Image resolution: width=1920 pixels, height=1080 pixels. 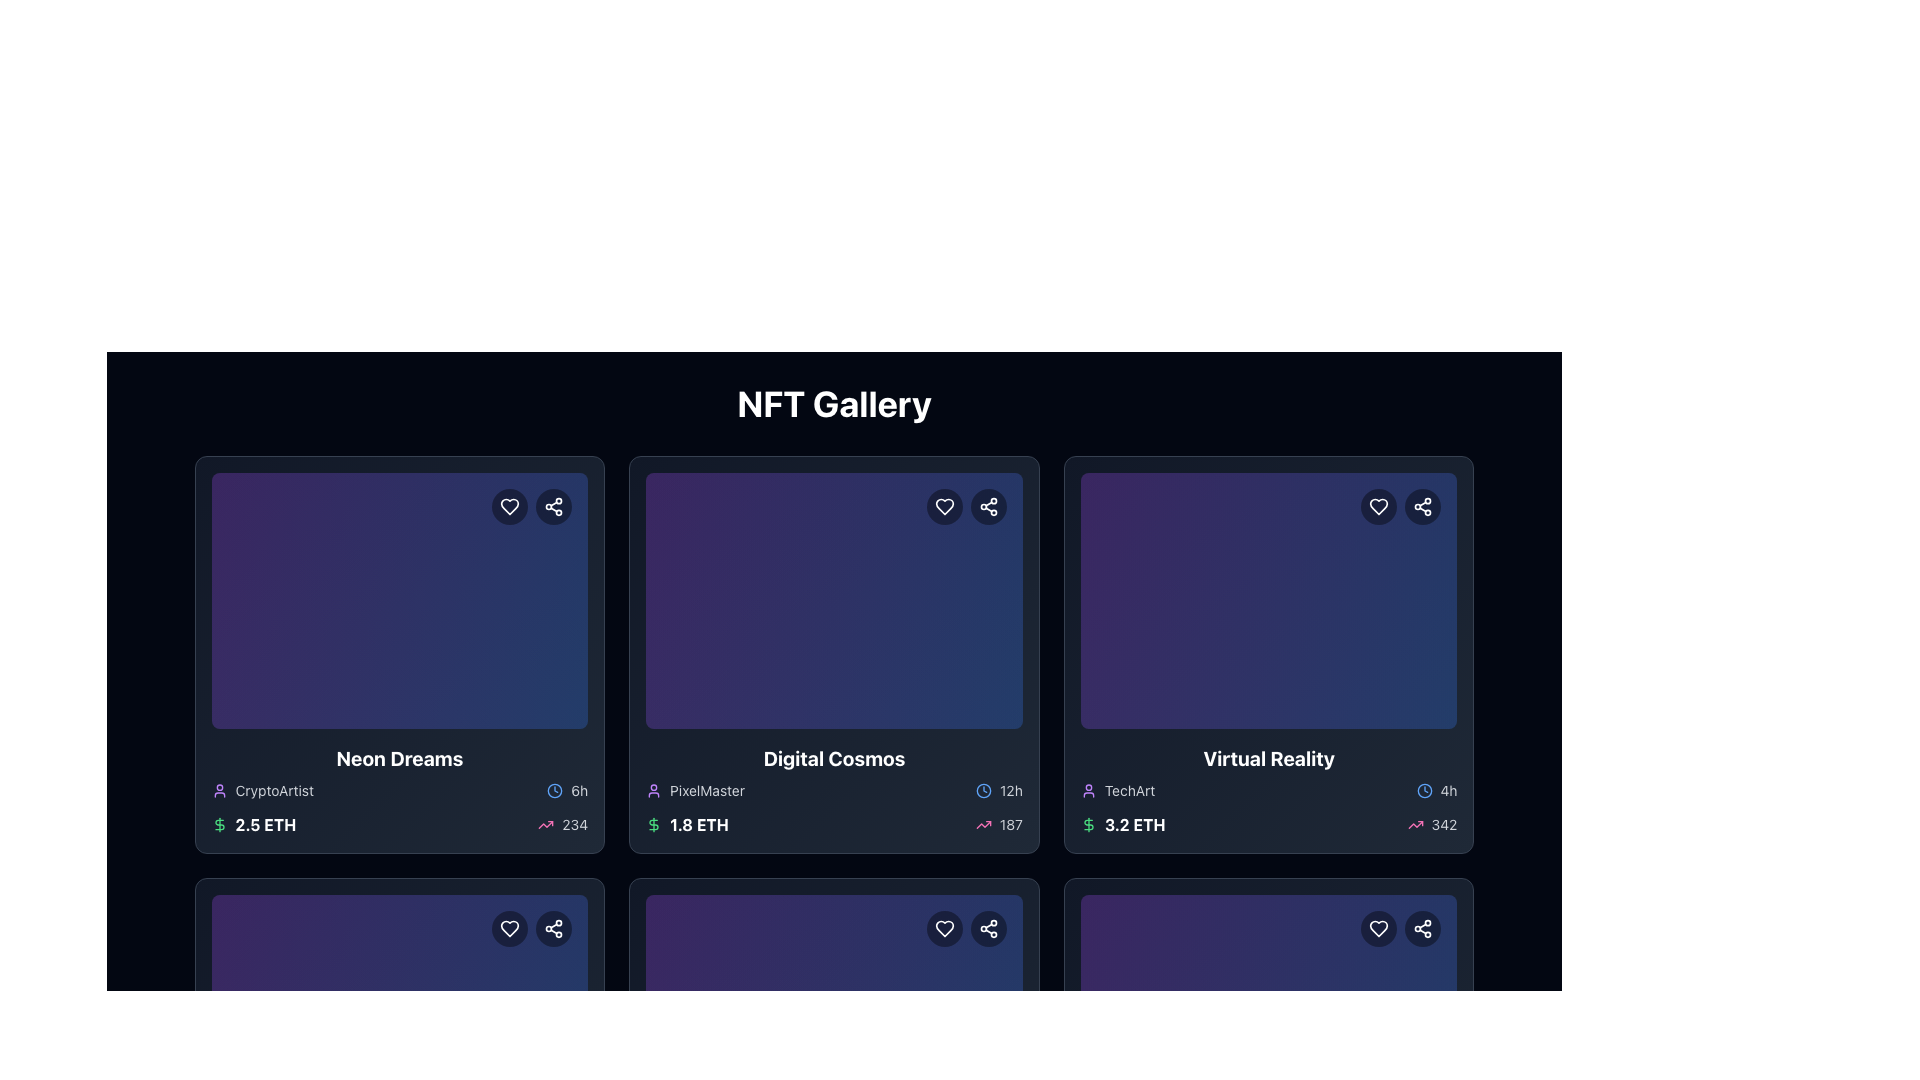 What do you see at coordinates (555, 789) in the screenshot?
I see `the styling of the clock icon located within the bottom section of the 'Neon Dreams' card, positioned to the left of the text '6h'` at bounding box center [555, 789].